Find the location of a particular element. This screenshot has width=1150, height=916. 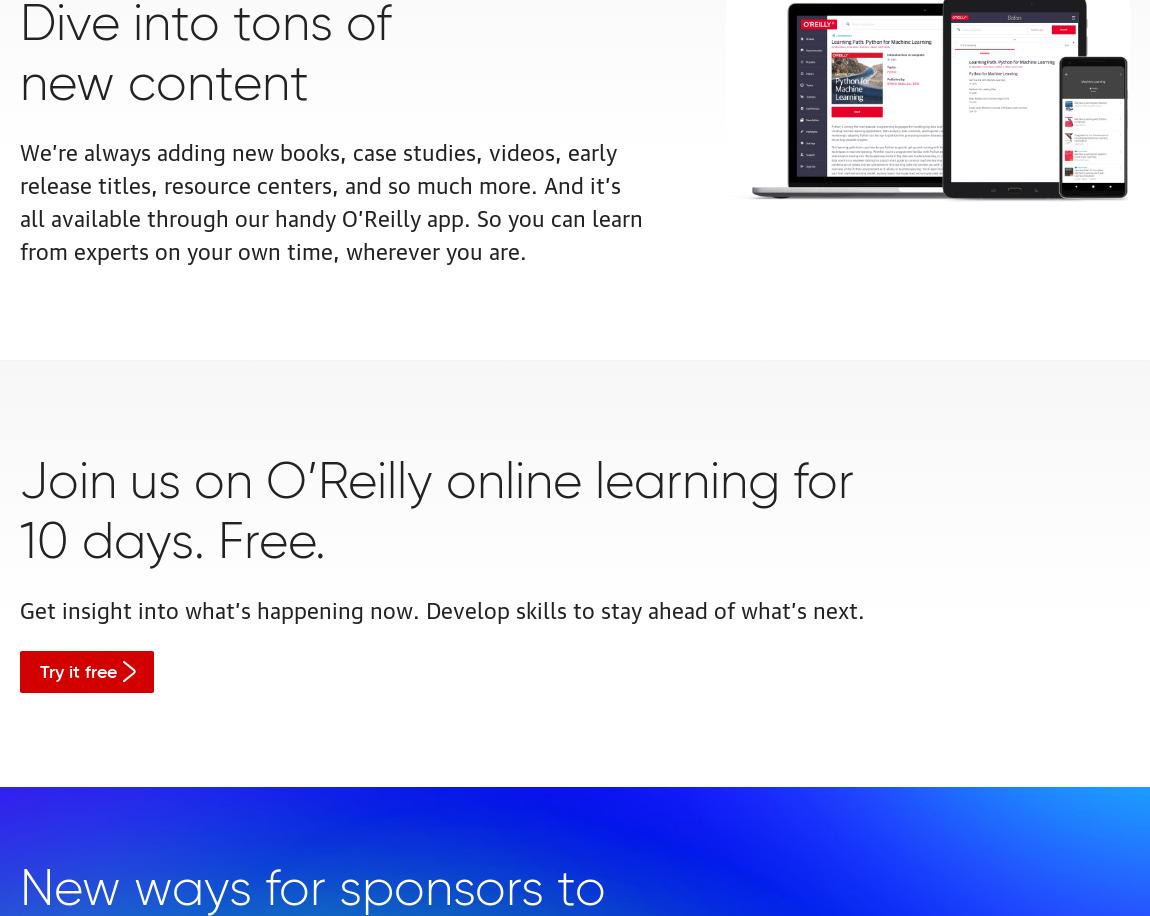

'new content' is located at coordinates (19, 84).